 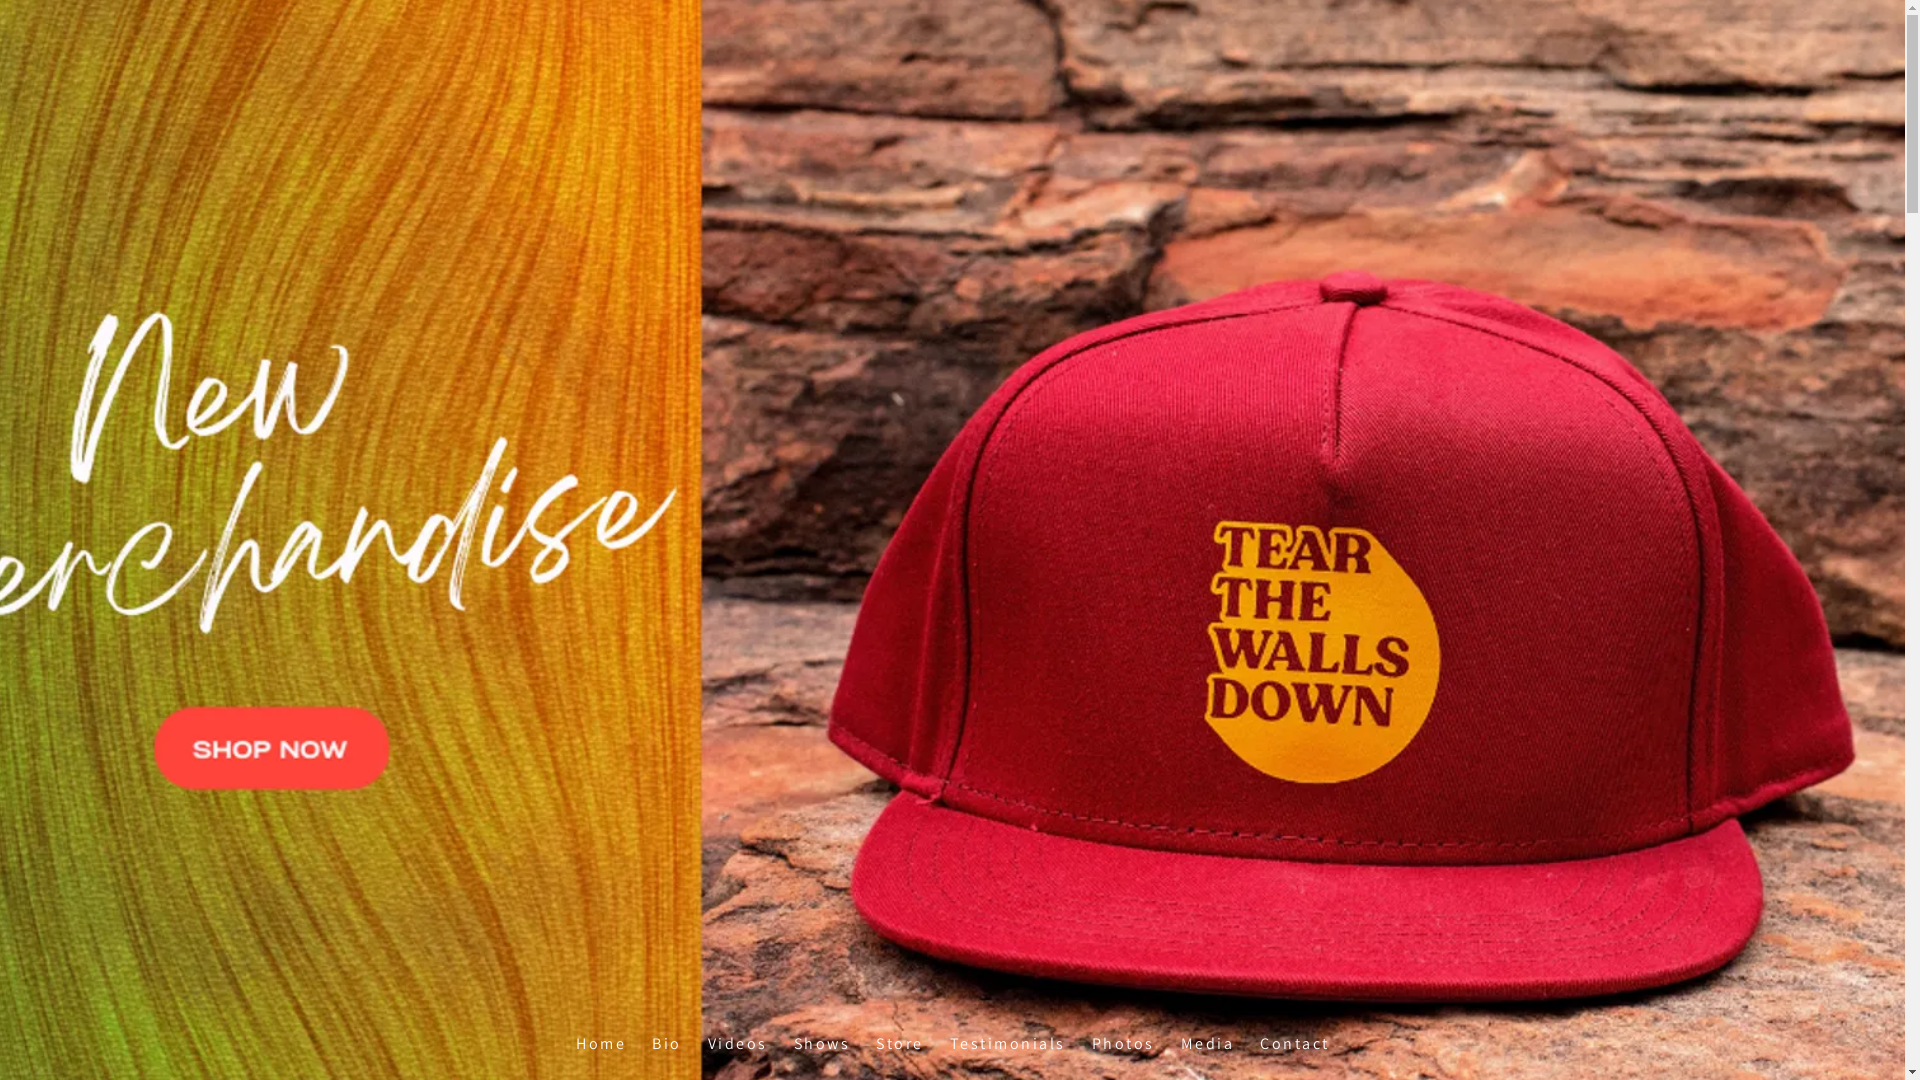 I want to click on 'Photos', so click(x=1122, y=1042).